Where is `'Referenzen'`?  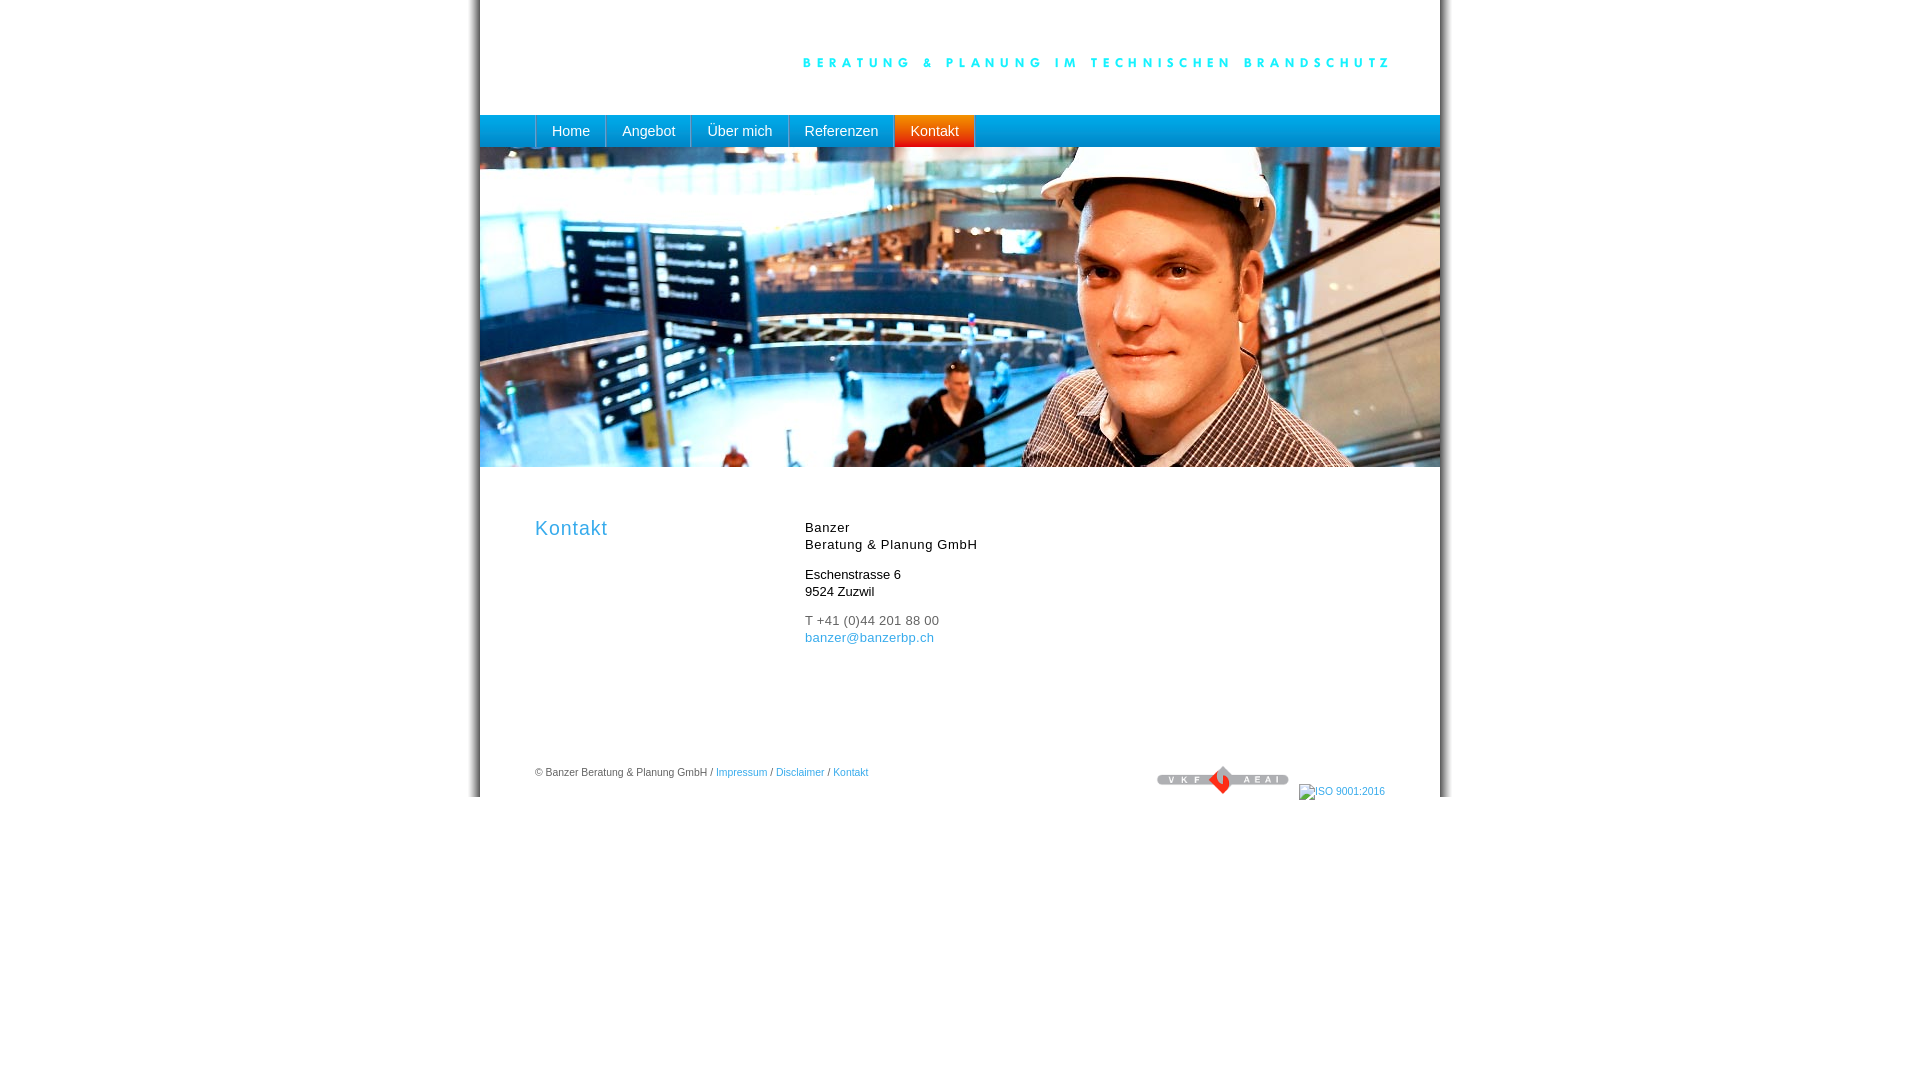
'Referenzen' is located at coordinates (842, 135).